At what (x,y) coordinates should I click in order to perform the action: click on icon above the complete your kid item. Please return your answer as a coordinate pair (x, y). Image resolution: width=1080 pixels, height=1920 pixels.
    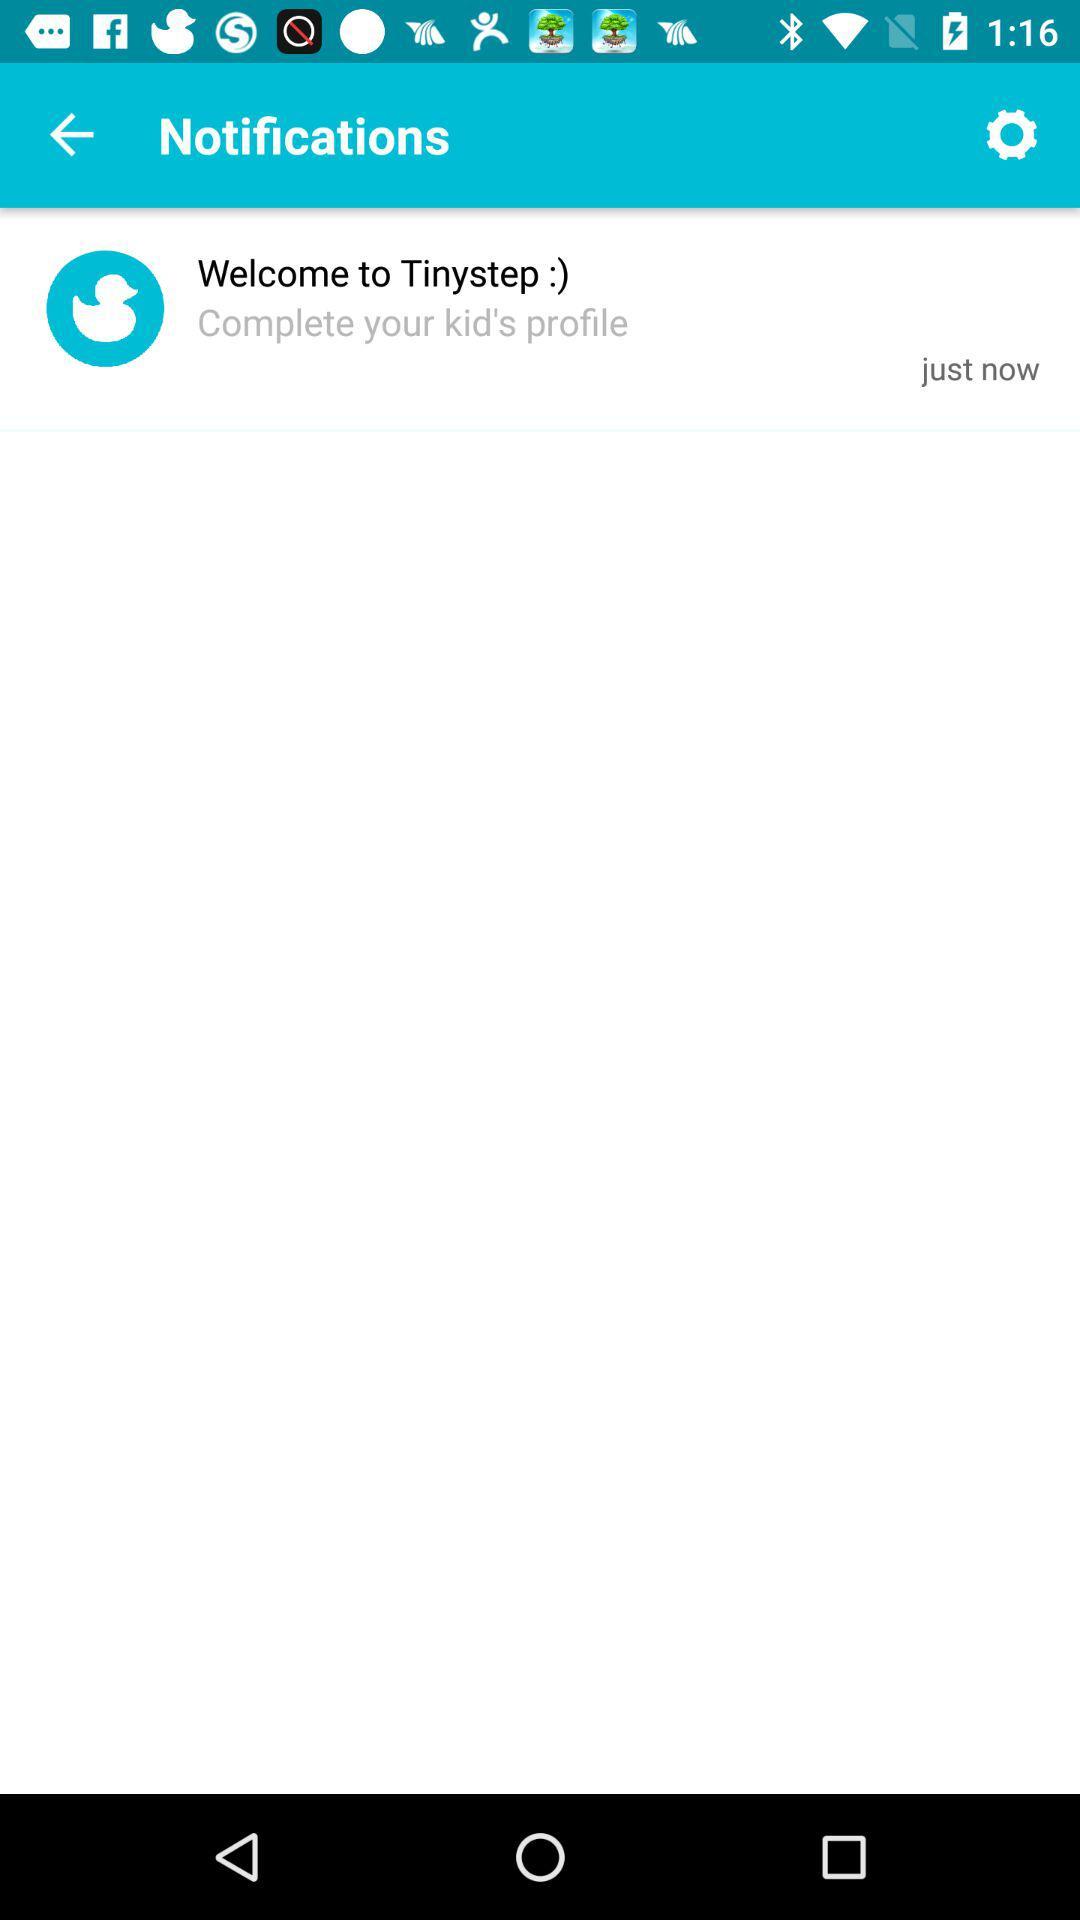
    Looking at the image, I should click on (383, 271).